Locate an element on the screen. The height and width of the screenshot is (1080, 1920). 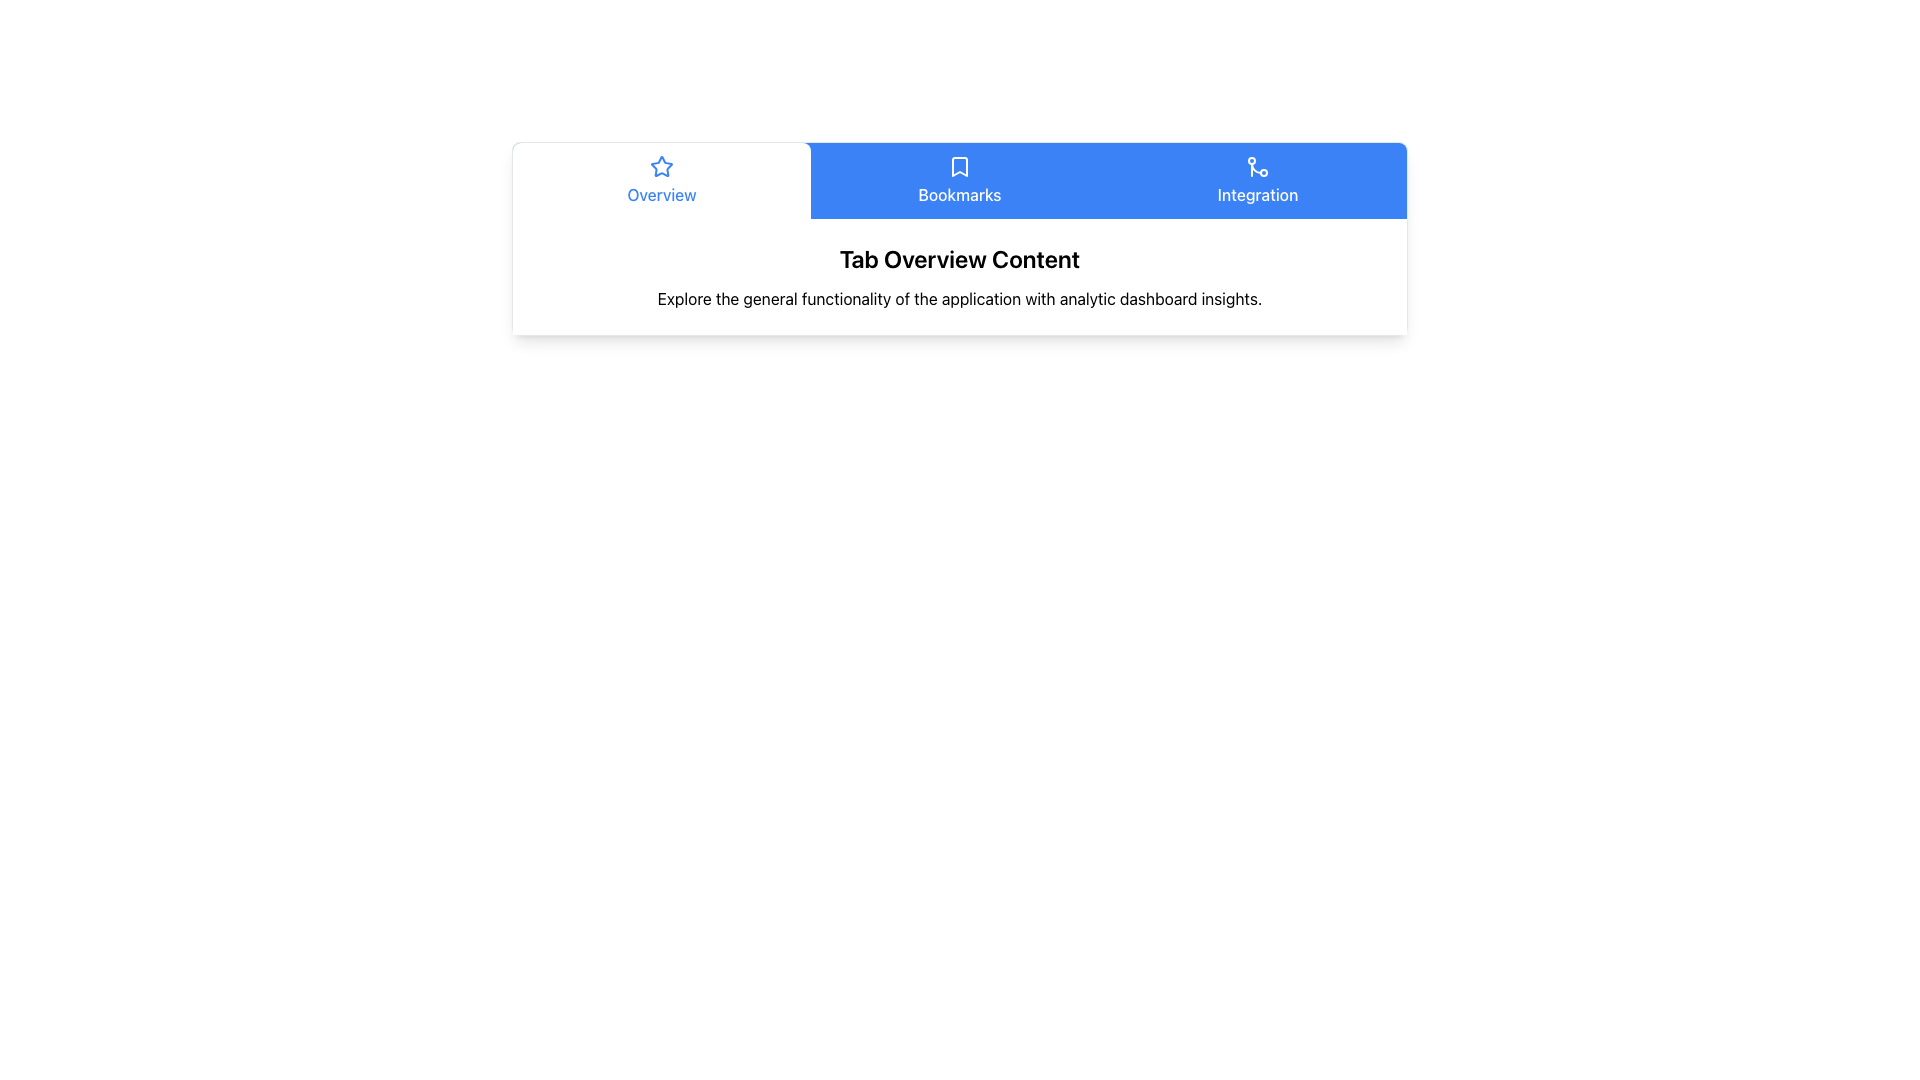
the 'Bookmarks' tab in the Tab Navigation Bar, which is centrally positioned at the top of the interface and serves to switch between sections of the application is located at coordinates (960, 181).